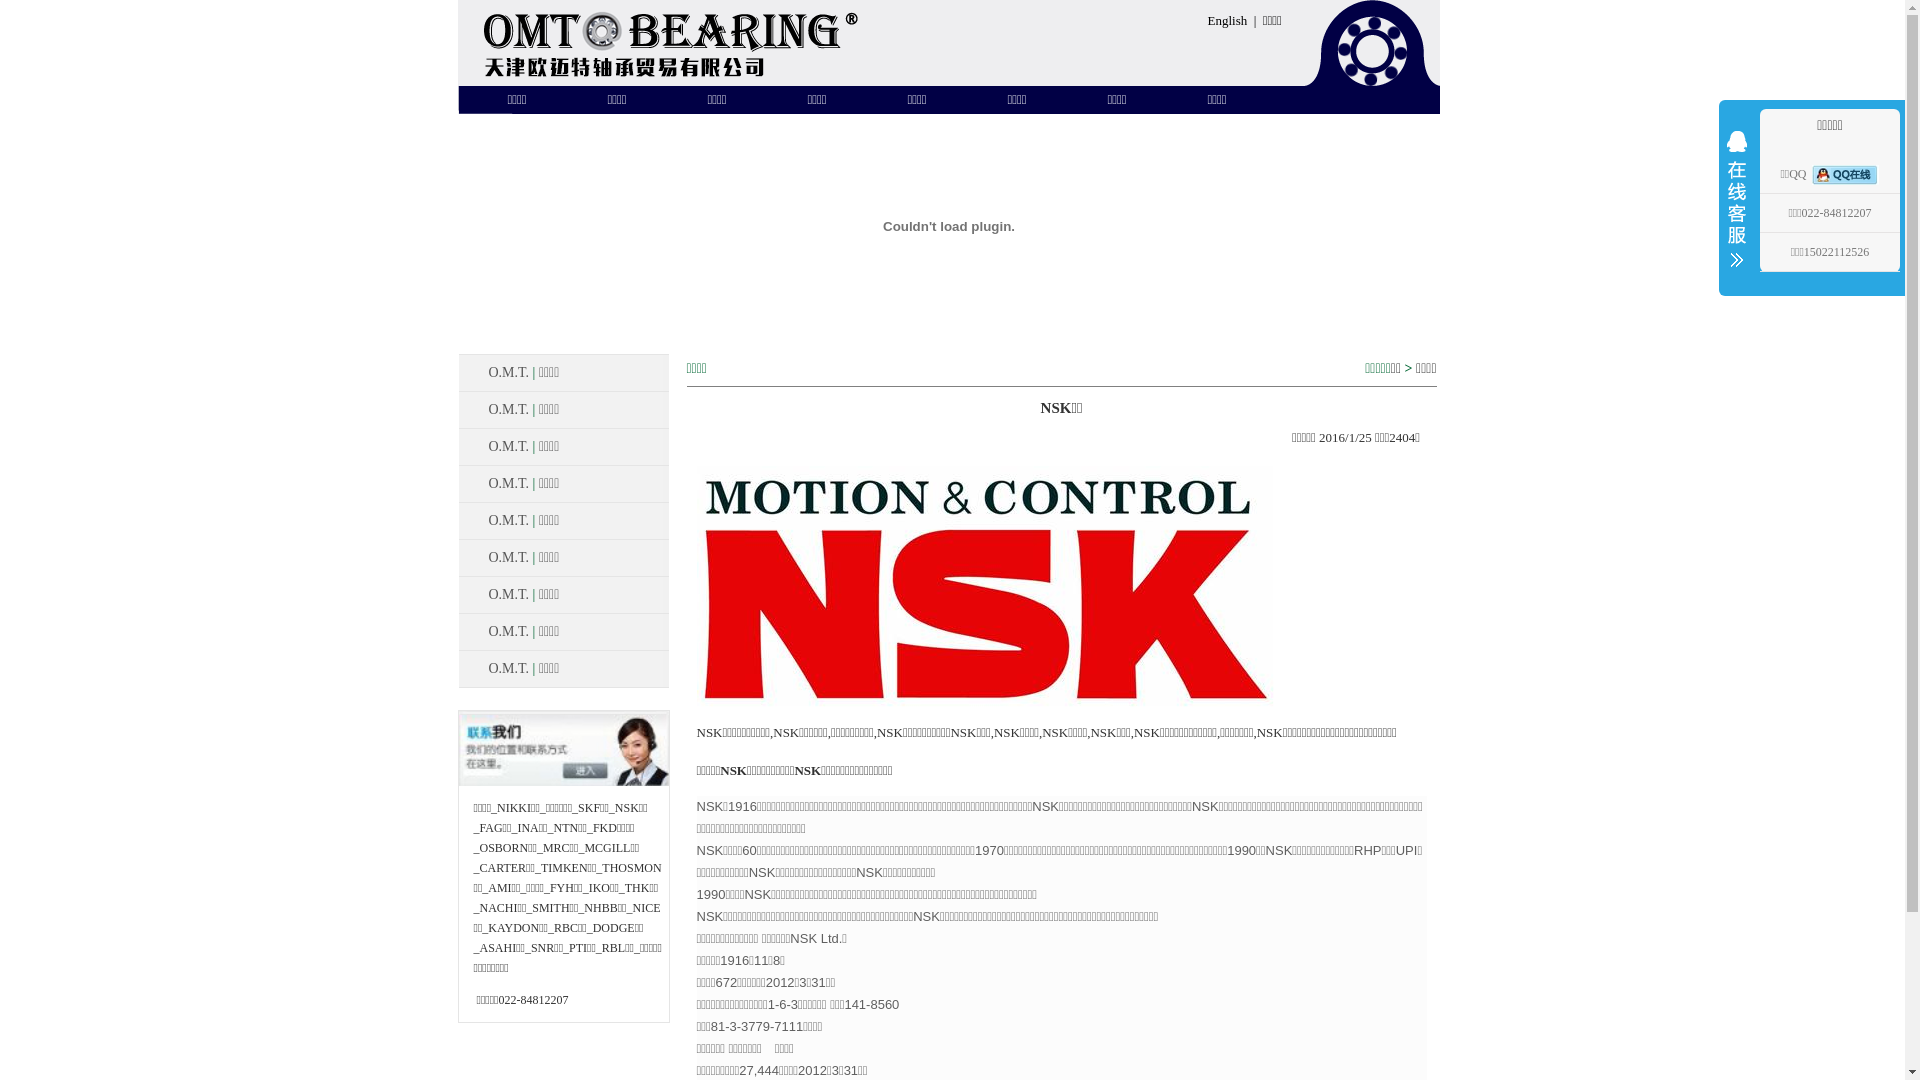 The width and height of the screenshot is (1920, 1080). Describe the element at coordinates (1227, 20) in the screenshot. I see `'English'` at that location.